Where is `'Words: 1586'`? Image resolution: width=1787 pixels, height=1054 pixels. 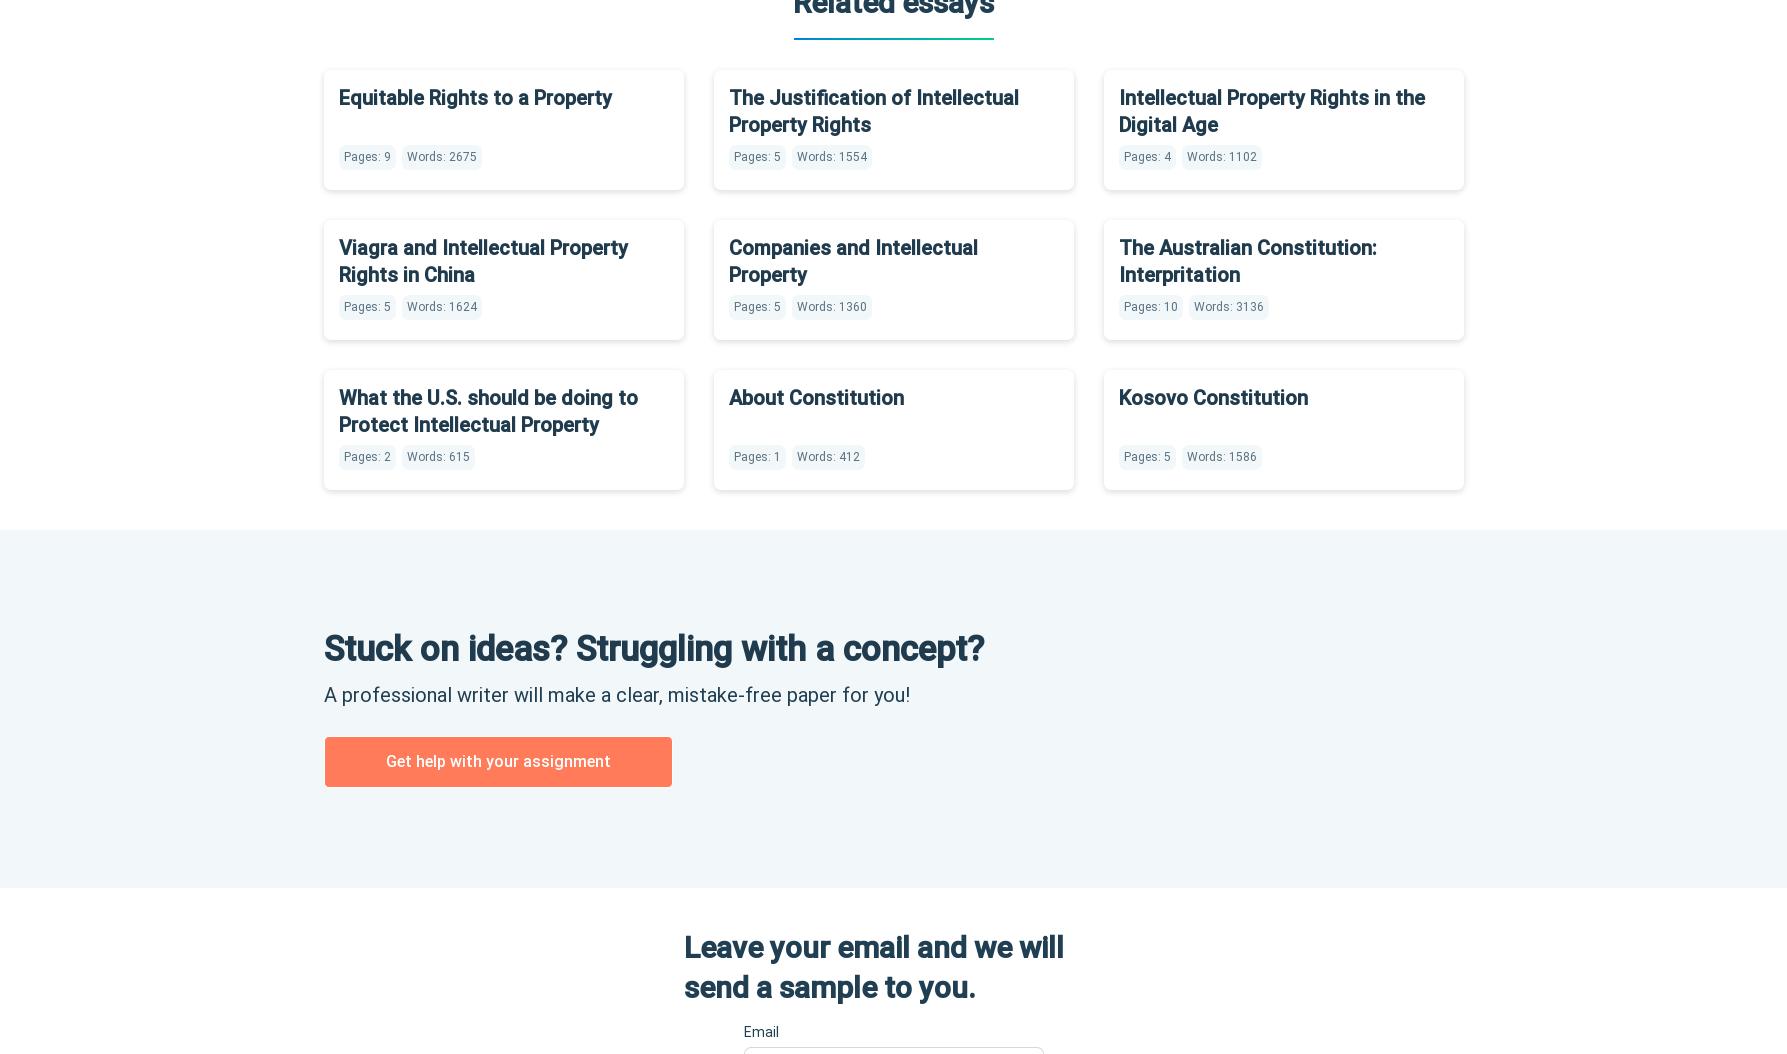
'Words: 1586' is located at coordinates (1186, 455).